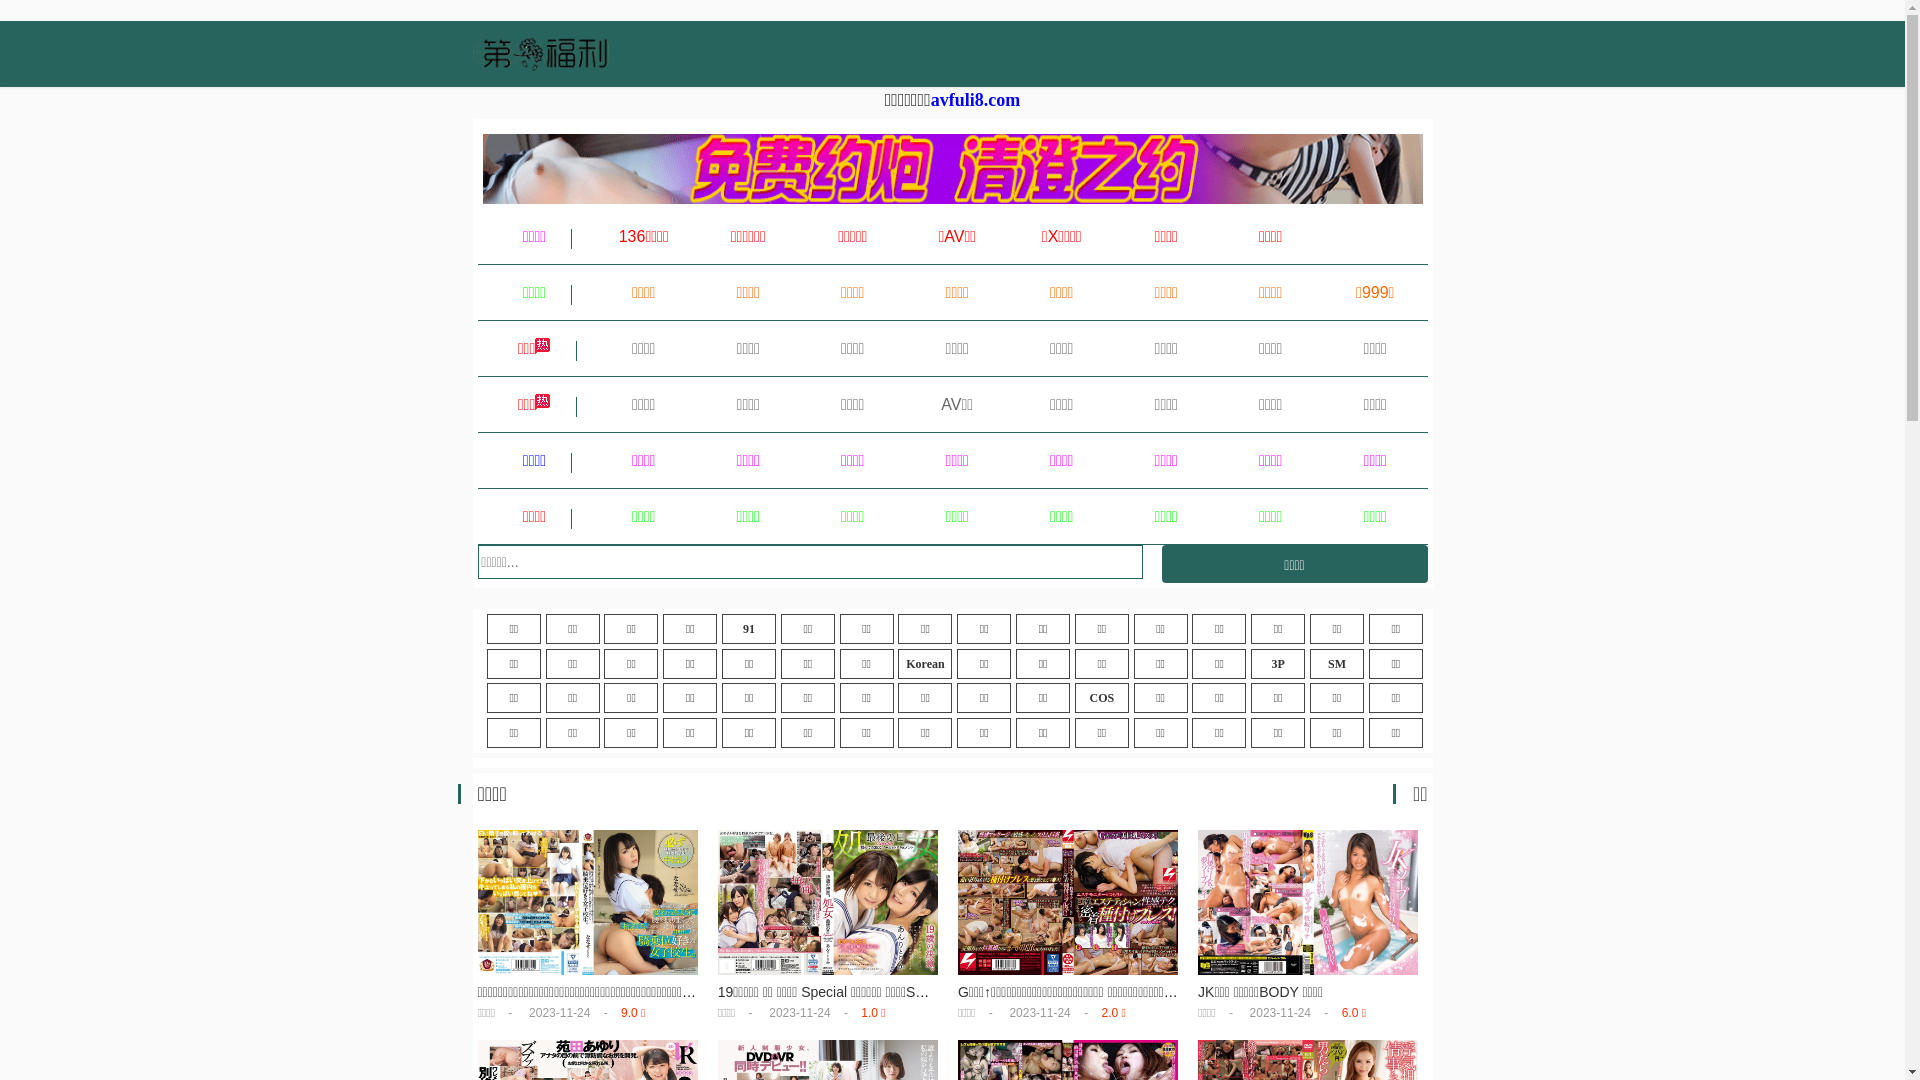 The height and width of the screenshot is (1080, 1920). I want to click on '91', so click(747, 627).